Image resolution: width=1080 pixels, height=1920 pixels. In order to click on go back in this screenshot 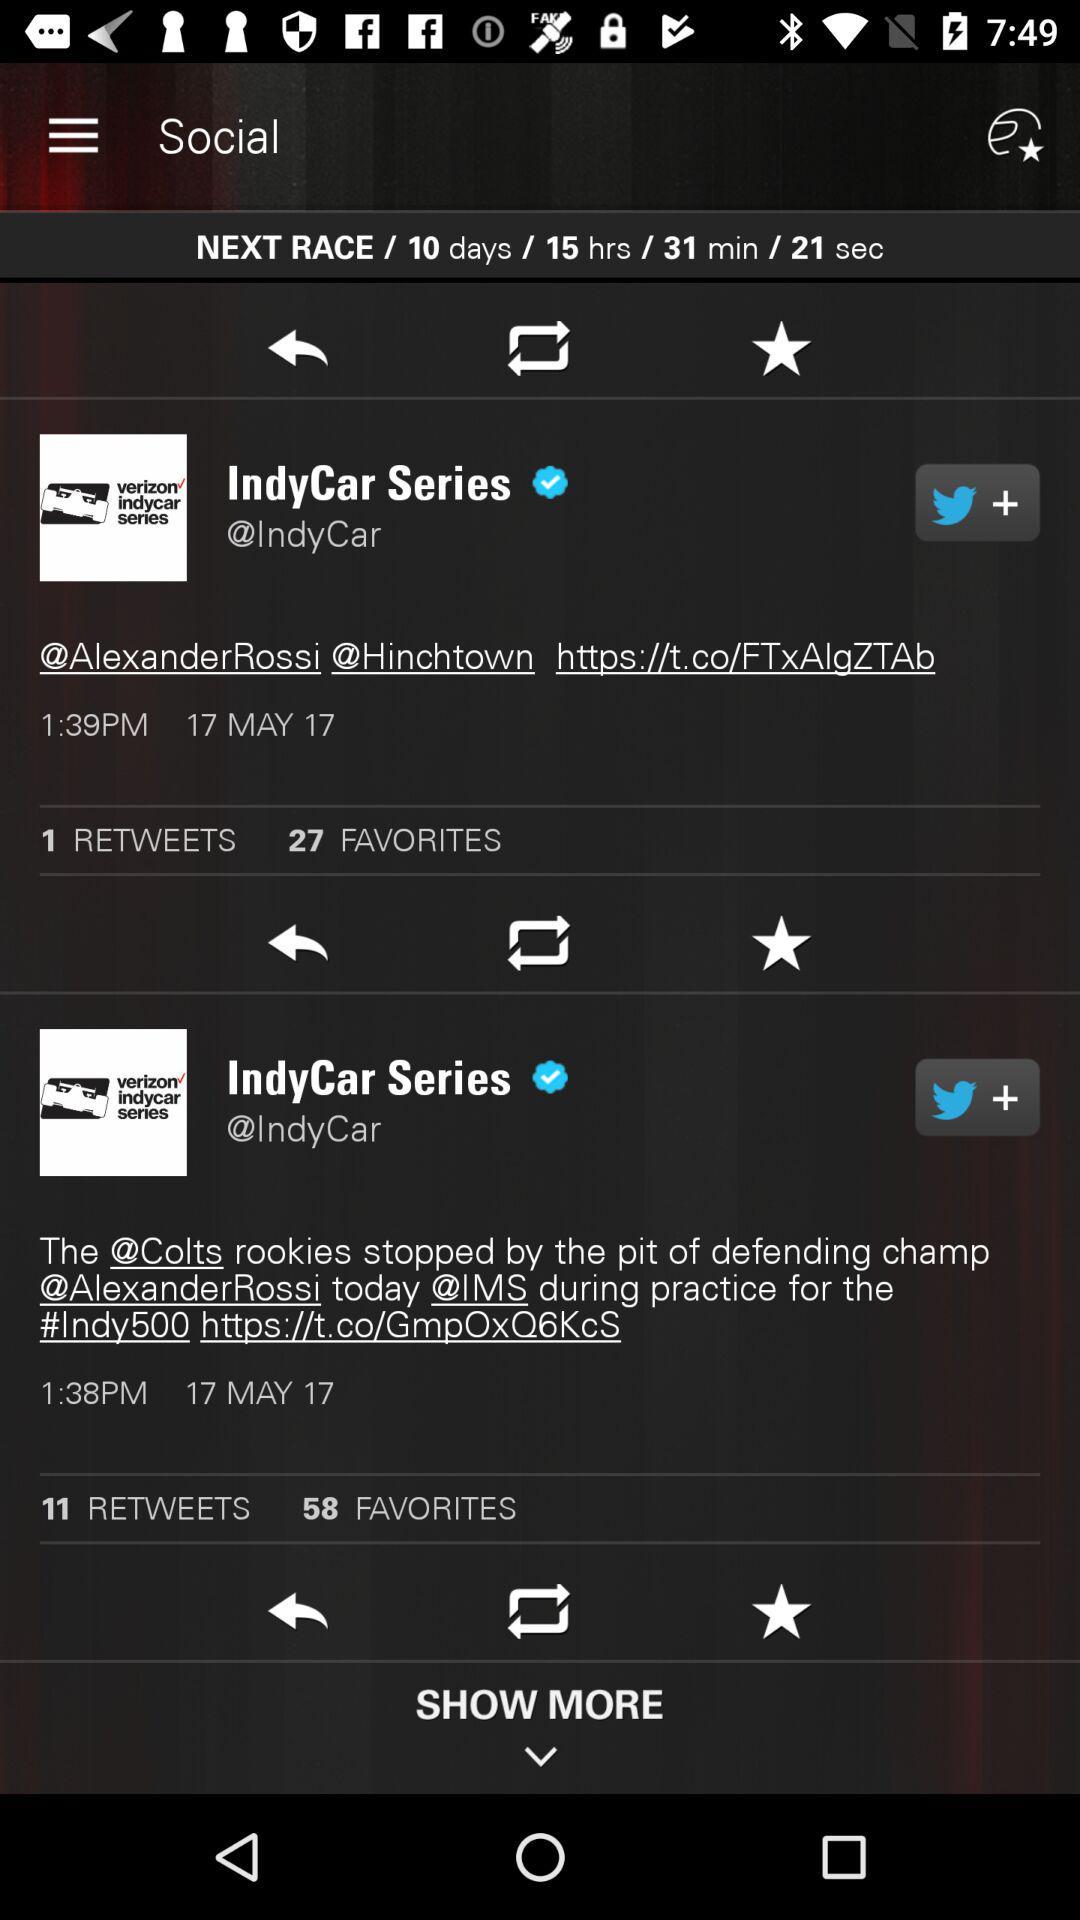, I will do `click(297, 948)`.